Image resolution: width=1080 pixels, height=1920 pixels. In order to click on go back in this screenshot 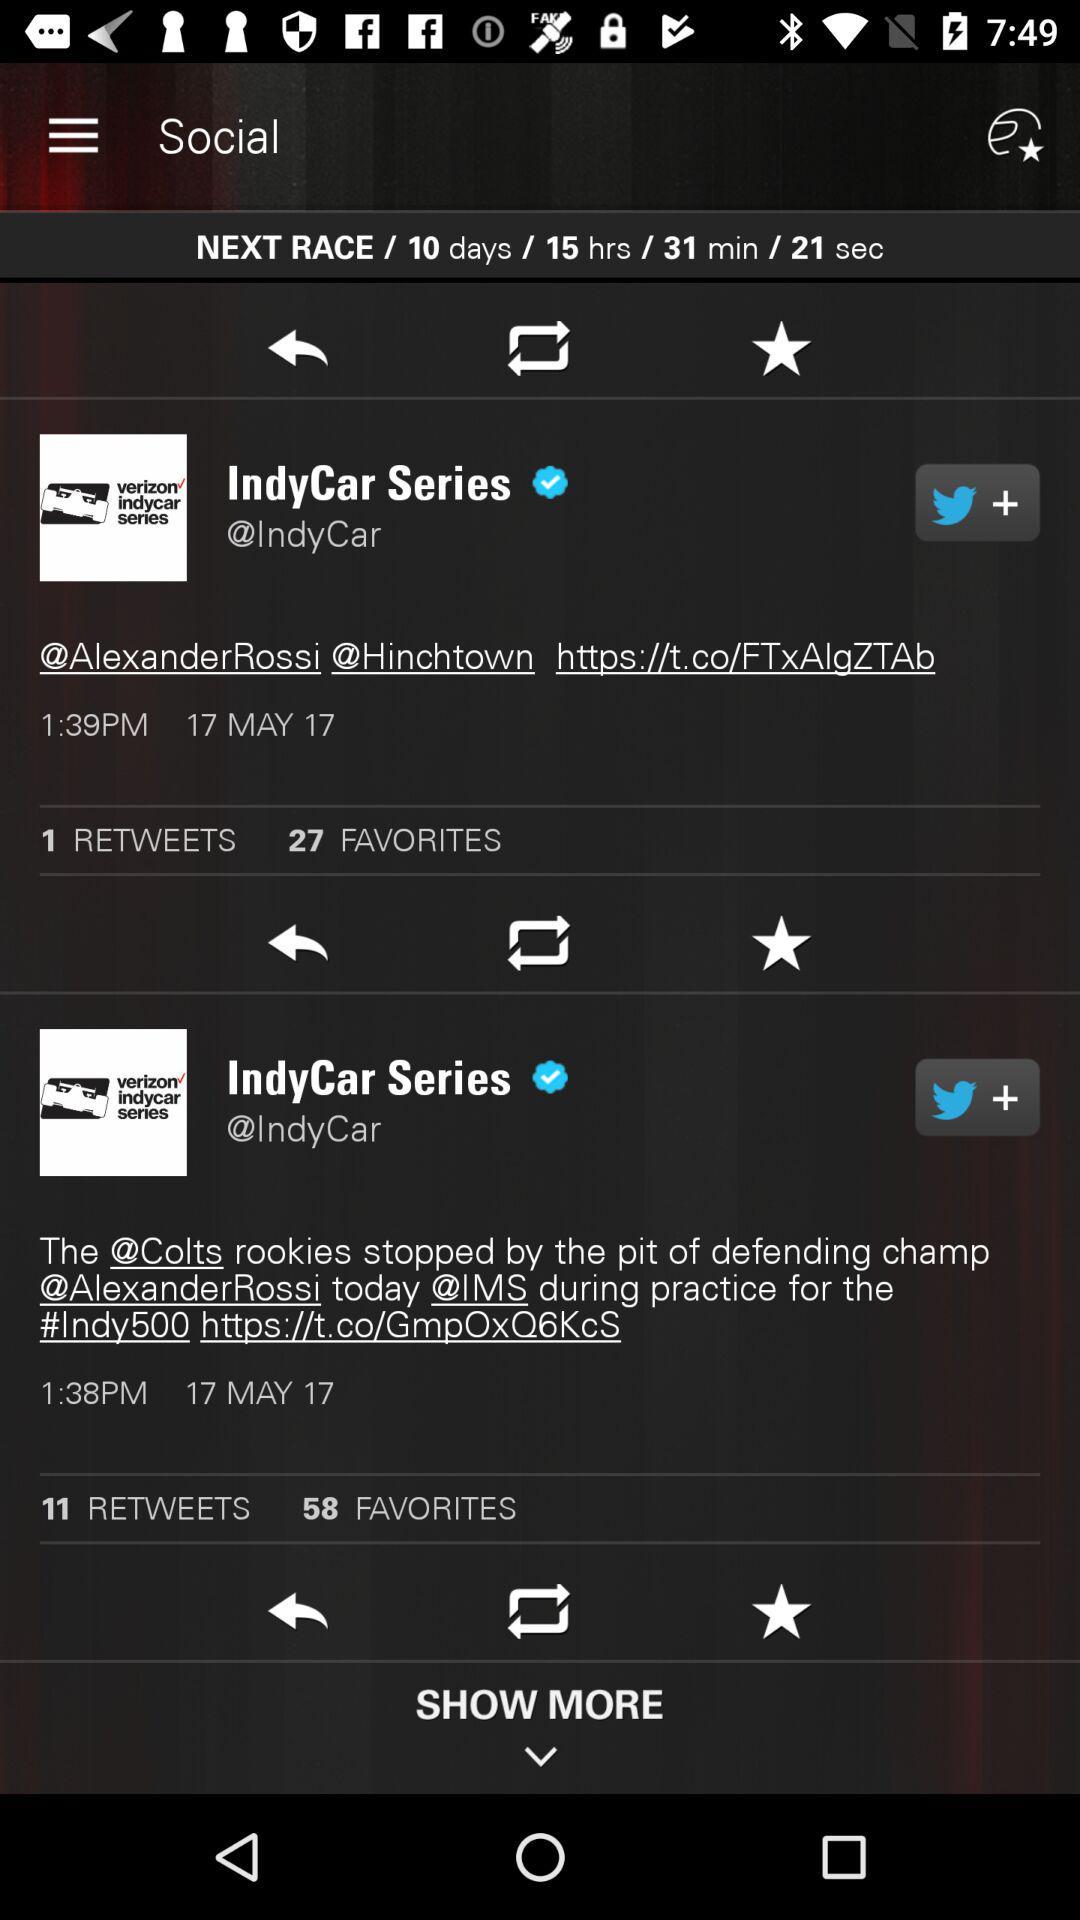, I will do `click(297, 948)`.